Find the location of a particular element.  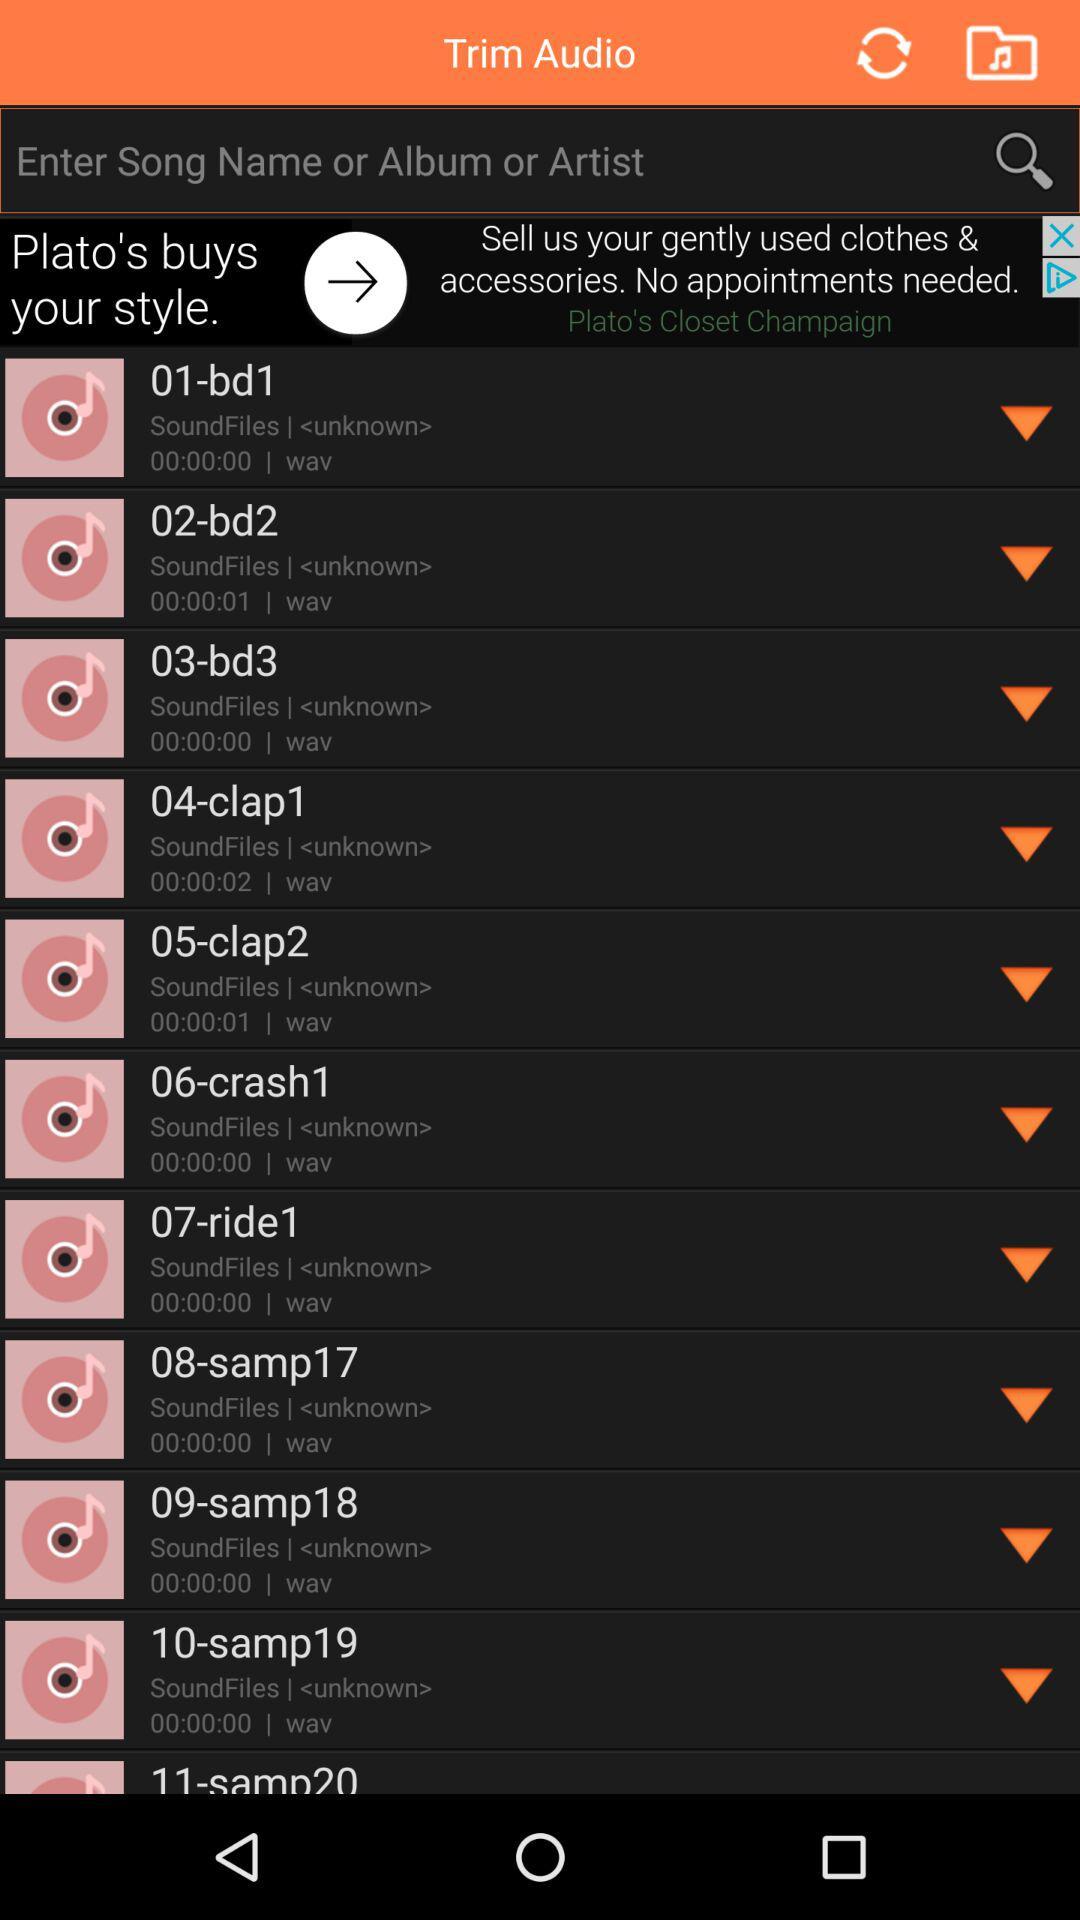

button is located at coordinates (1027, 558).